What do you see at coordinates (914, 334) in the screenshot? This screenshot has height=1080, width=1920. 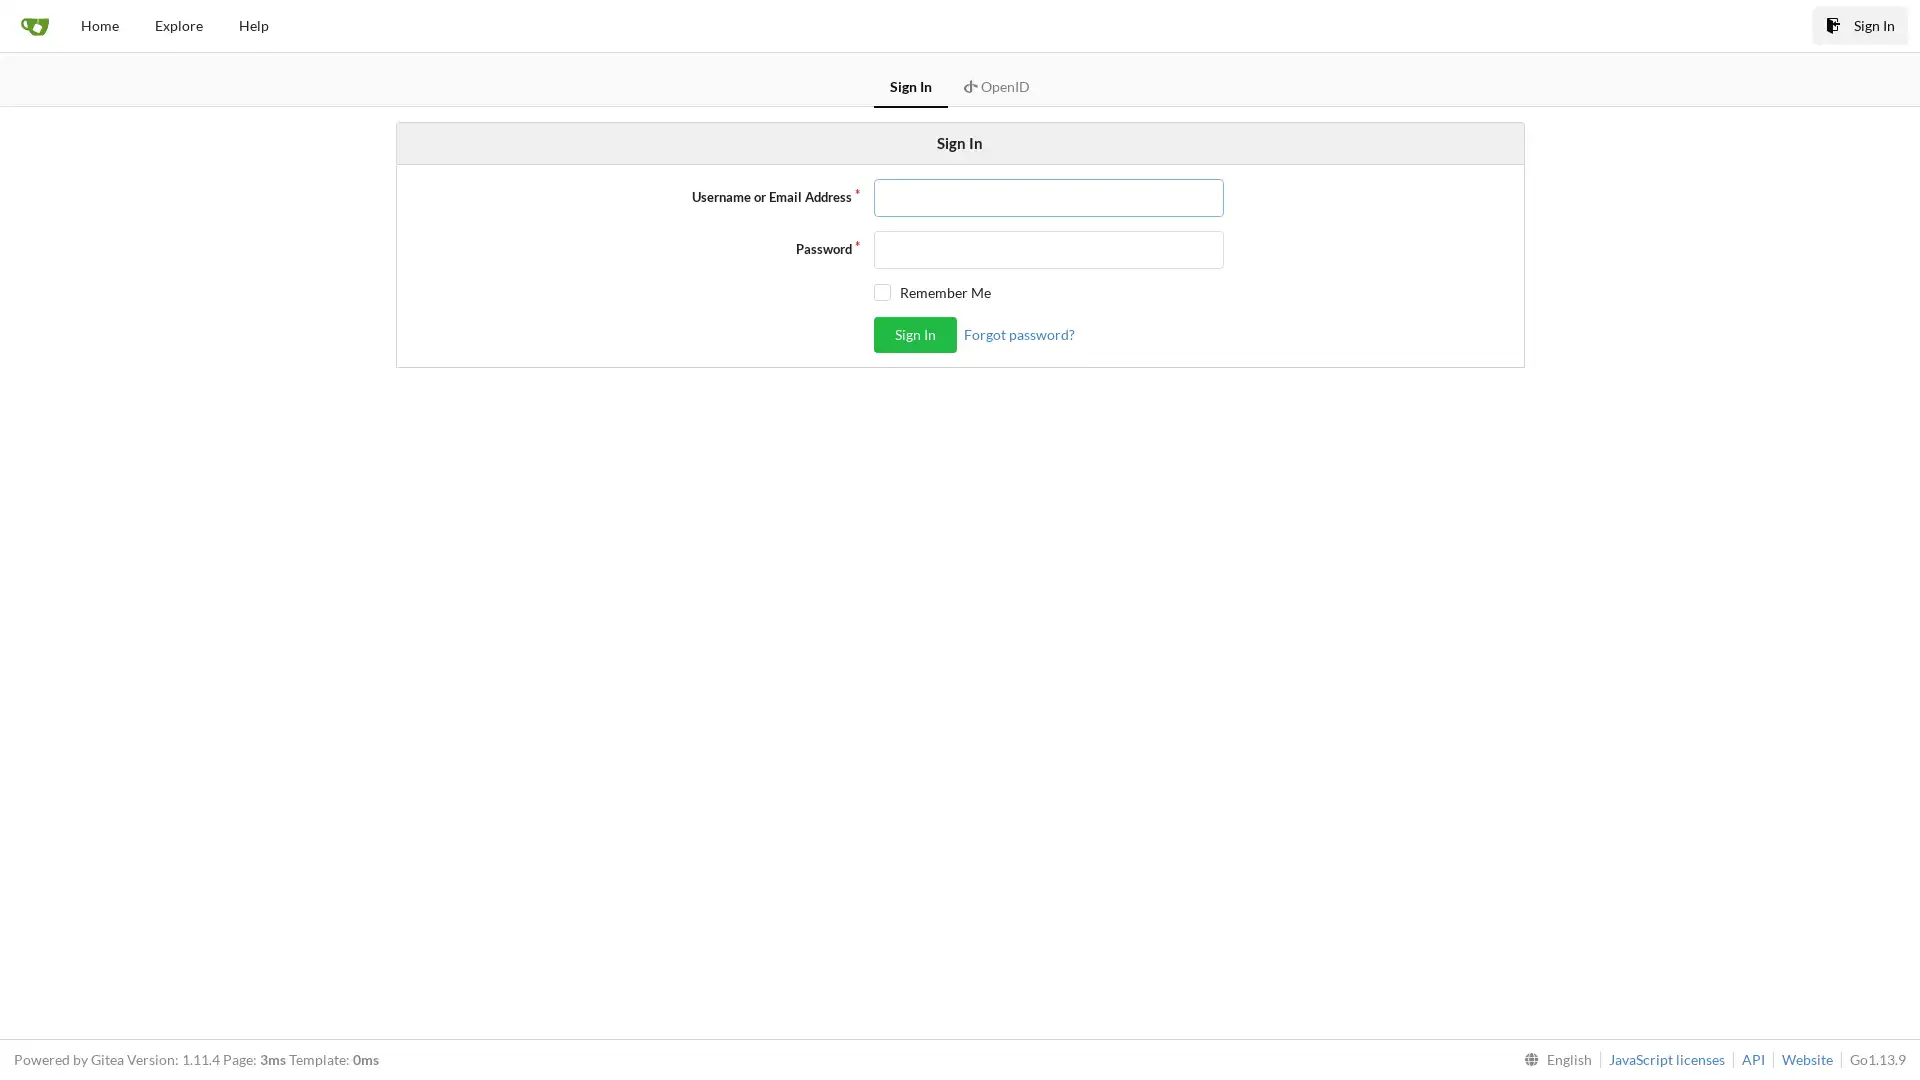 I see `Sign In` at bounding box center [914, 334].